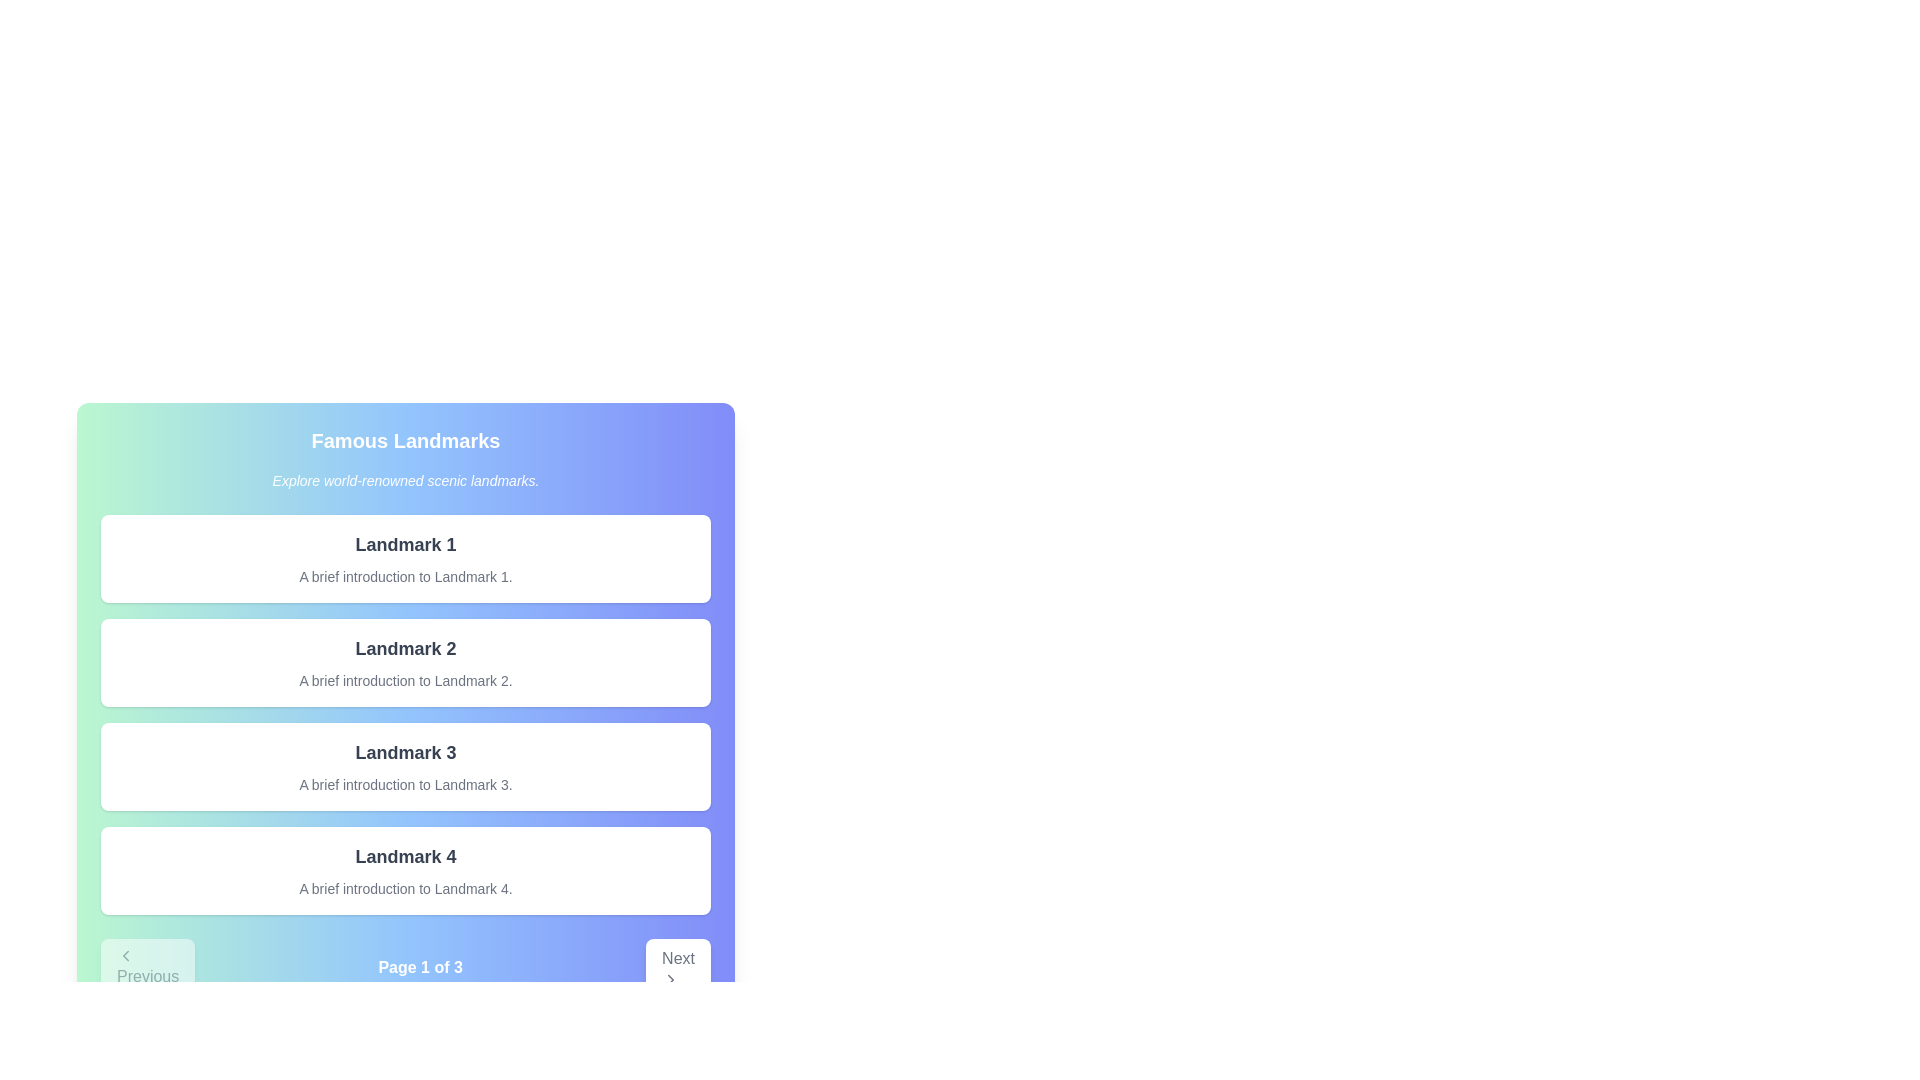  Describe the element at coordinates (405, 784) in the screenshot. I see `the text label that reads 'A brief introduction to Landmark 3.' which is styled in light gray and positioned near the bottom of the white card for Landmark 3` at that location.